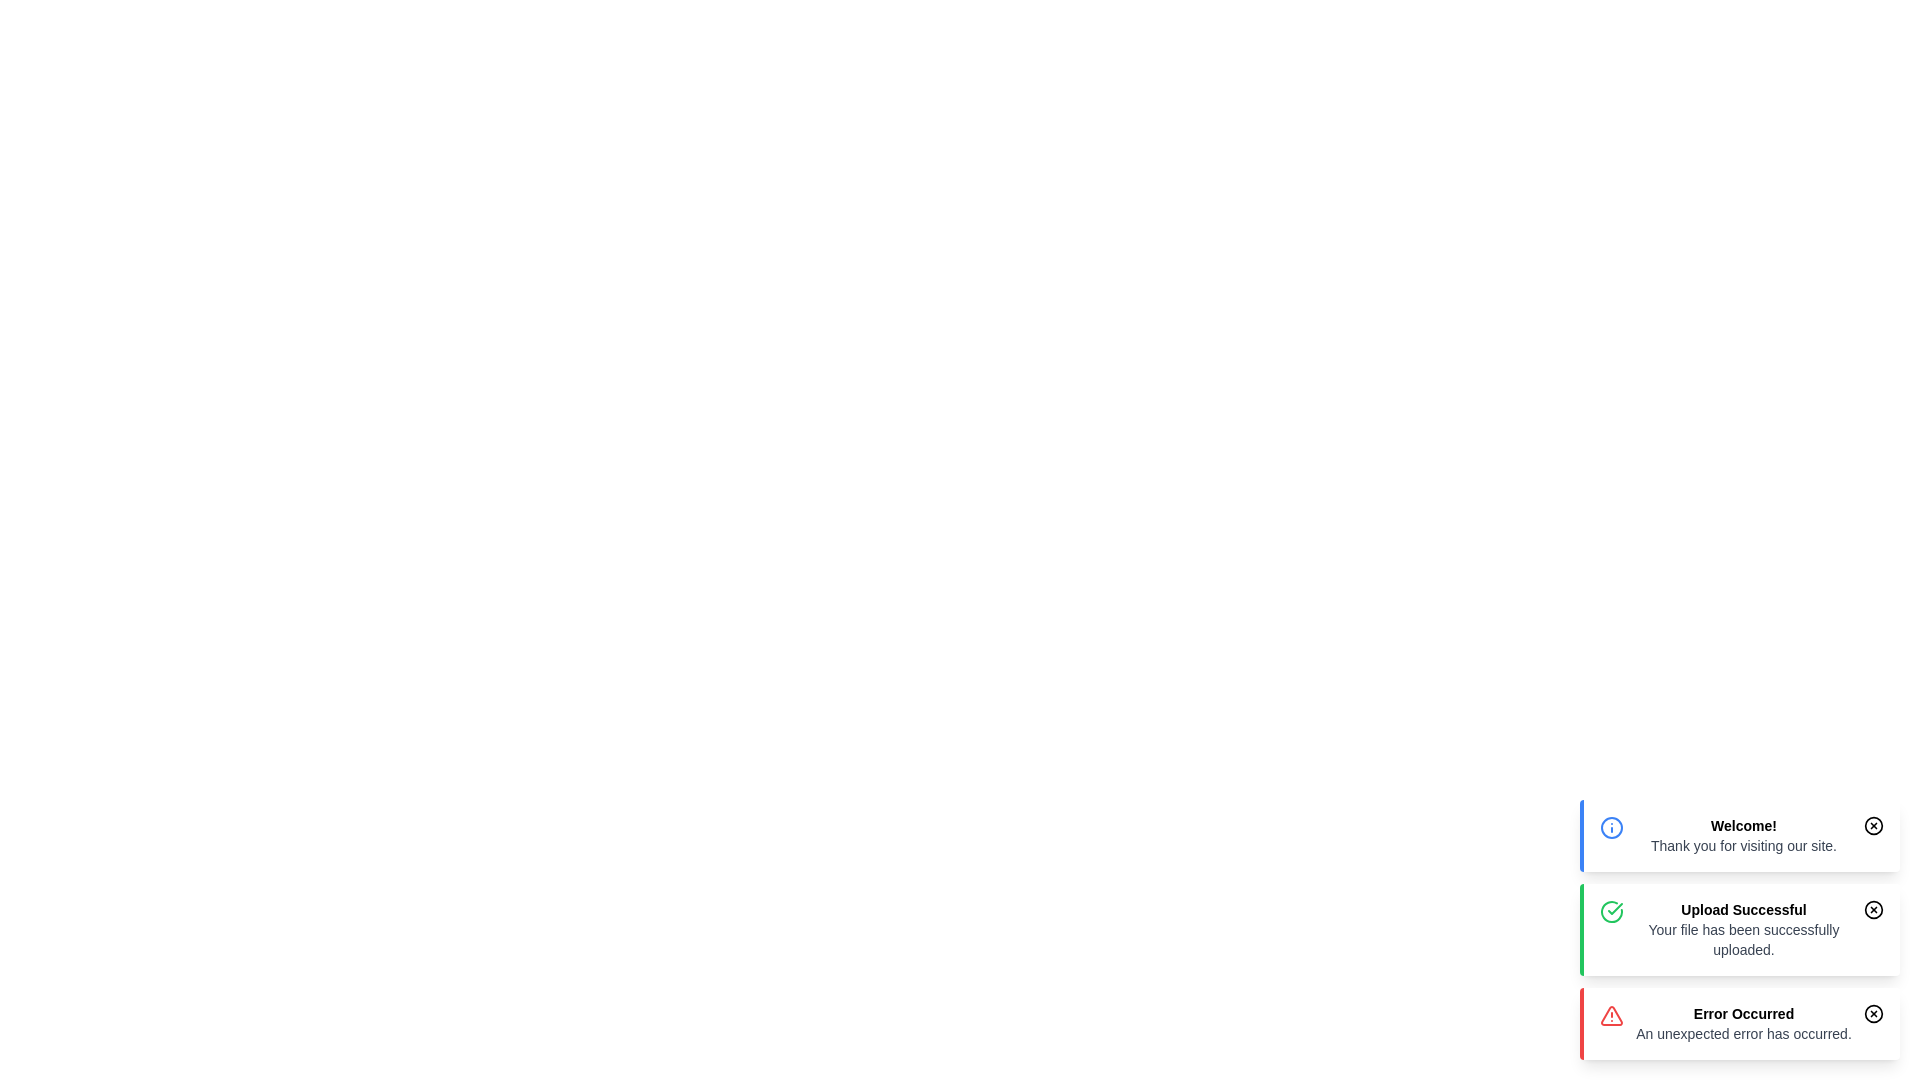 This screenshot has width=1920, height=1080. I want to click on the primary icon in the 'Upload Successful' notification panel, which indicates that the file upload was successful, so click(1612, 911).